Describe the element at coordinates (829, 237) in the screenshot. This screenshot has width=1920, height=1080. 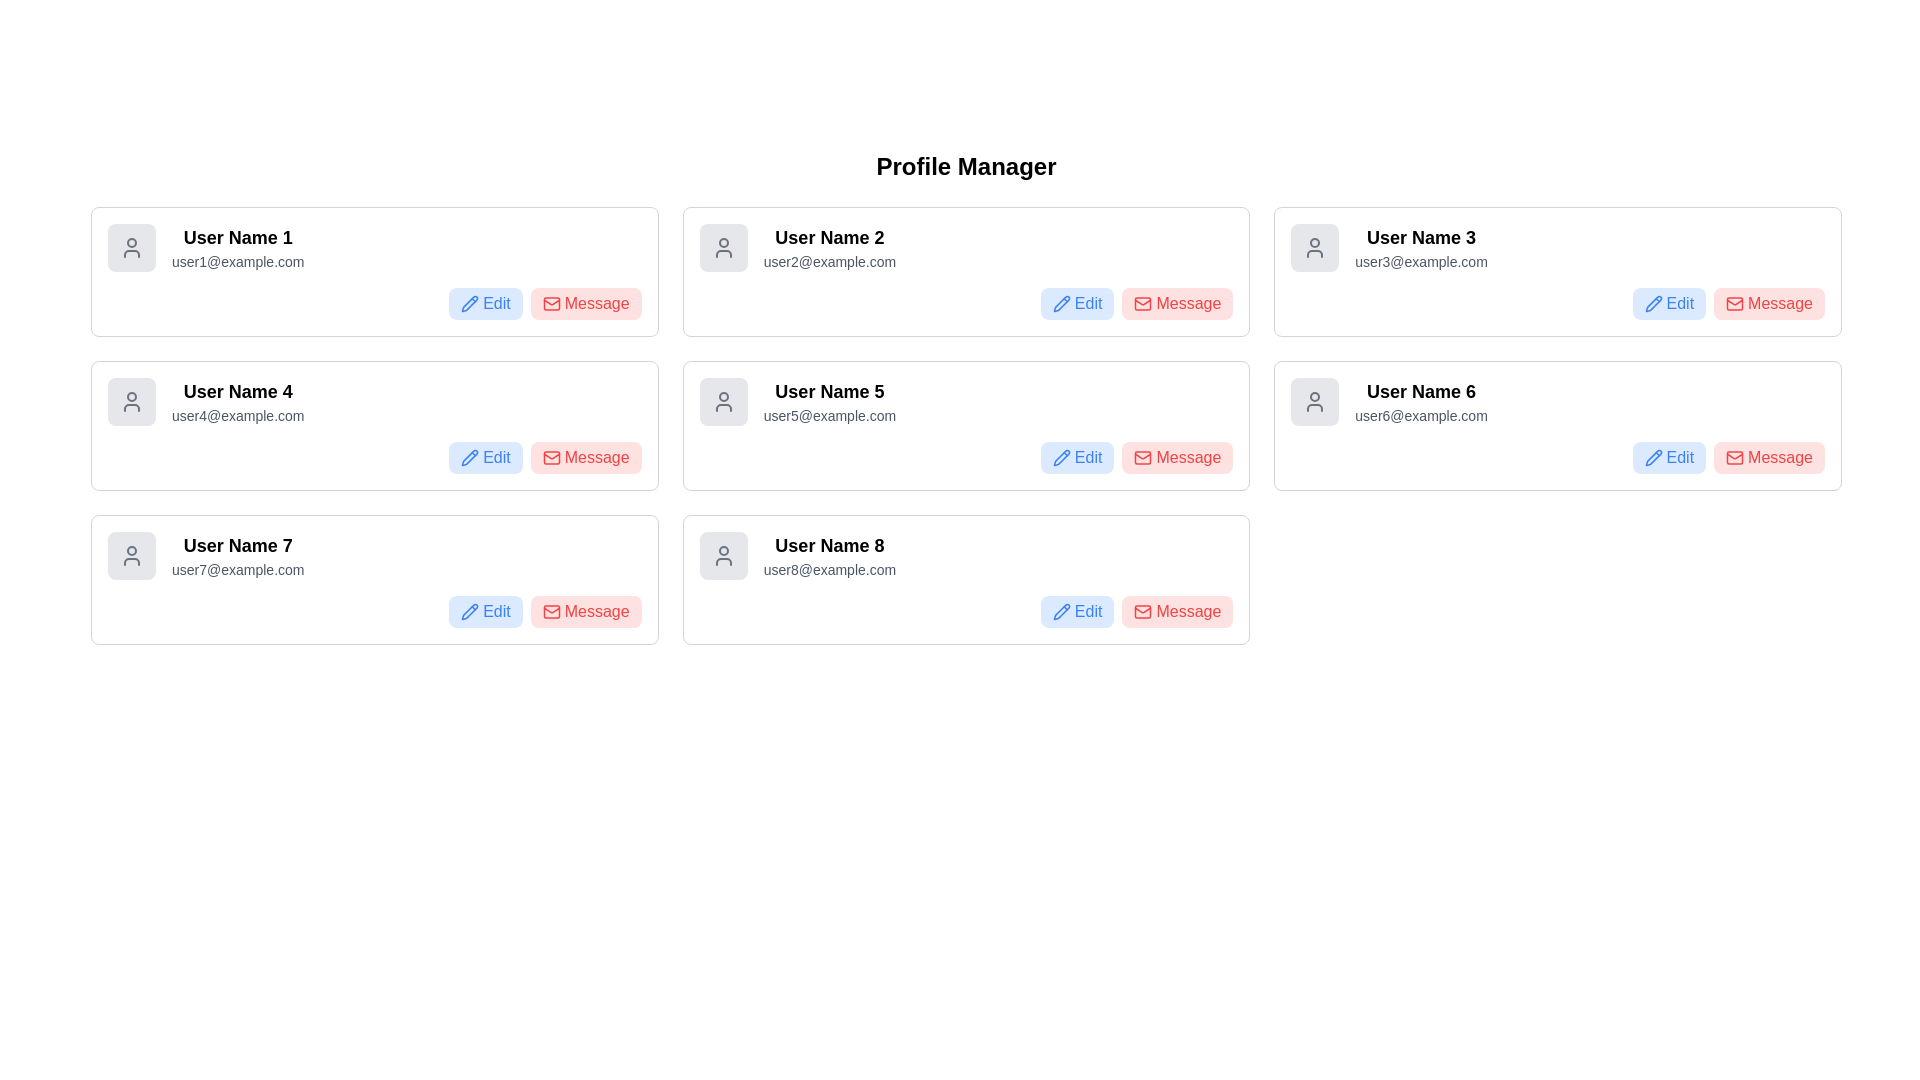
I see `the profile name identifier text label located in the header section of the profile card titled 'User Name 2 user2@example.com'` at that location.